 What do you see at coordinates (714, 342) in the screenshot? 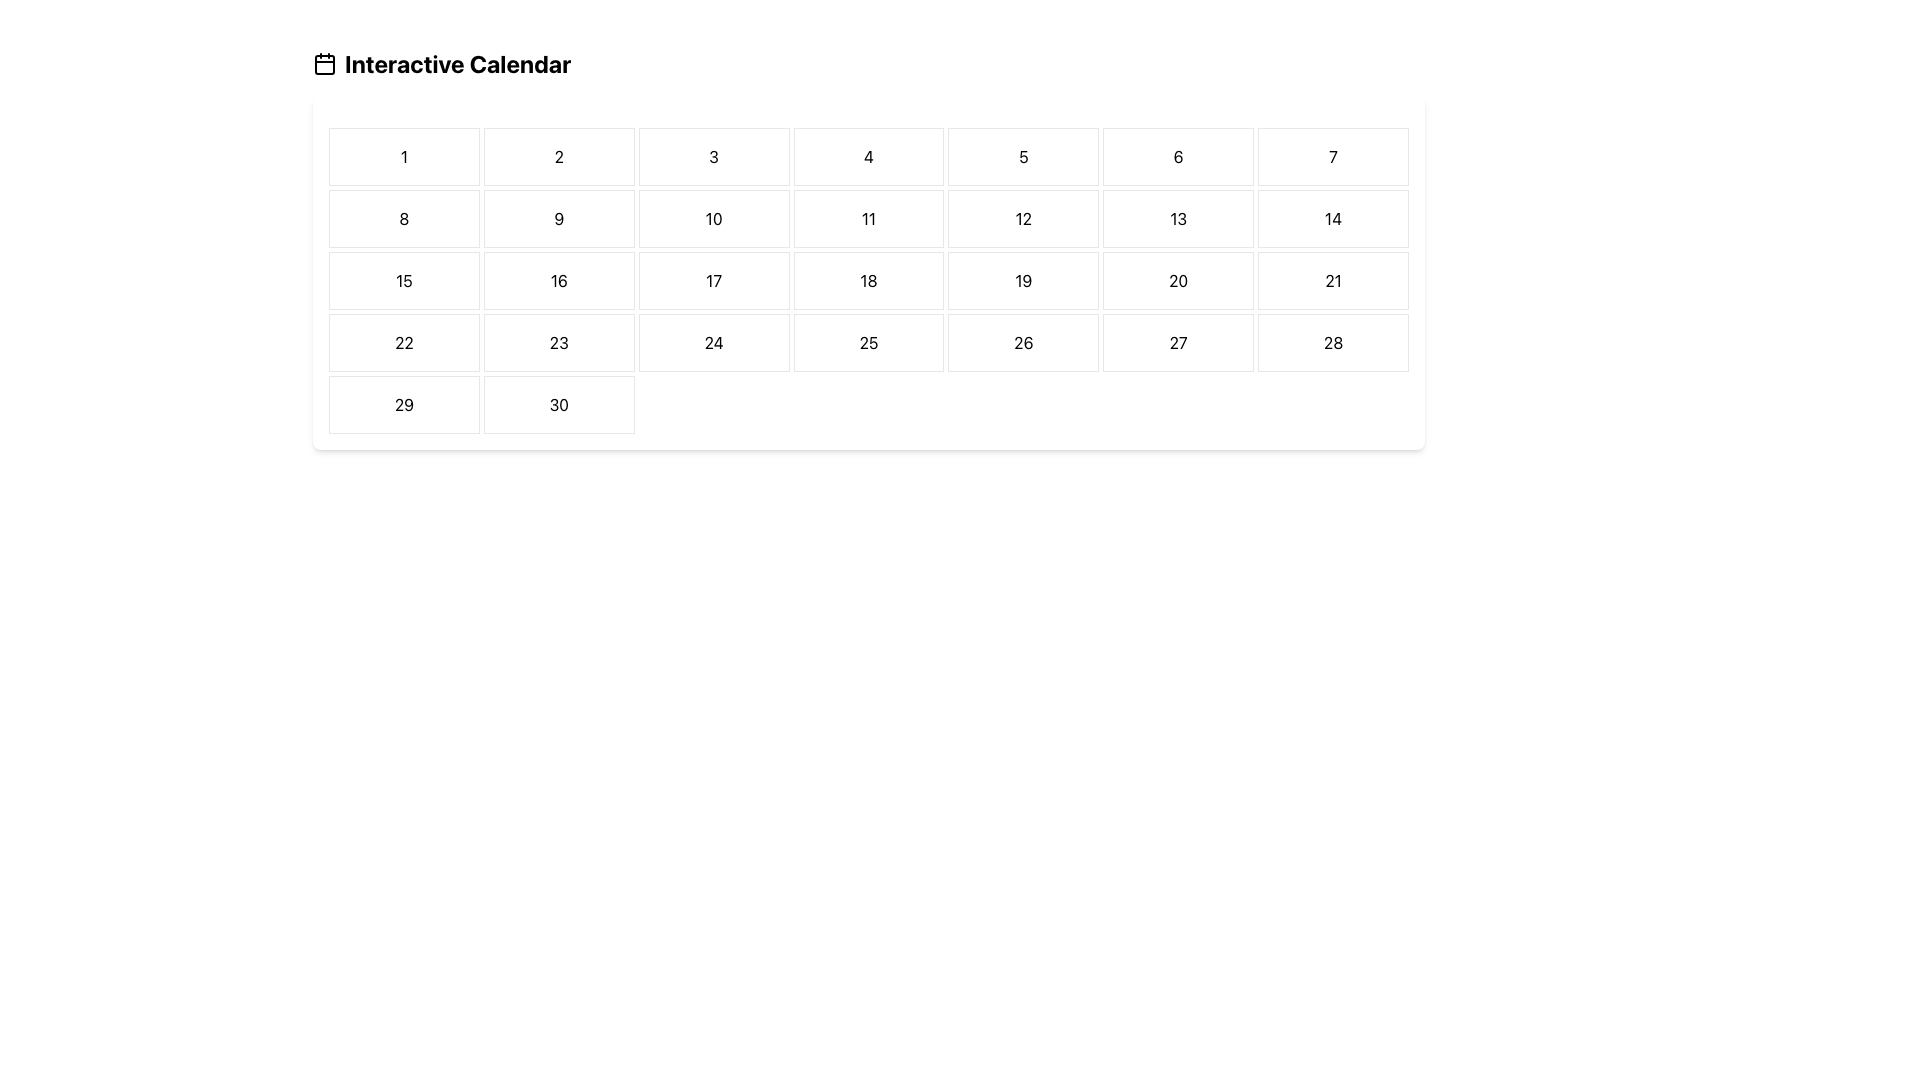
I see `the interactive calendar cell displaying the number '24', which is styled with a border and has a hover effect that changes its background to blue` at bounding box center [714, 342].